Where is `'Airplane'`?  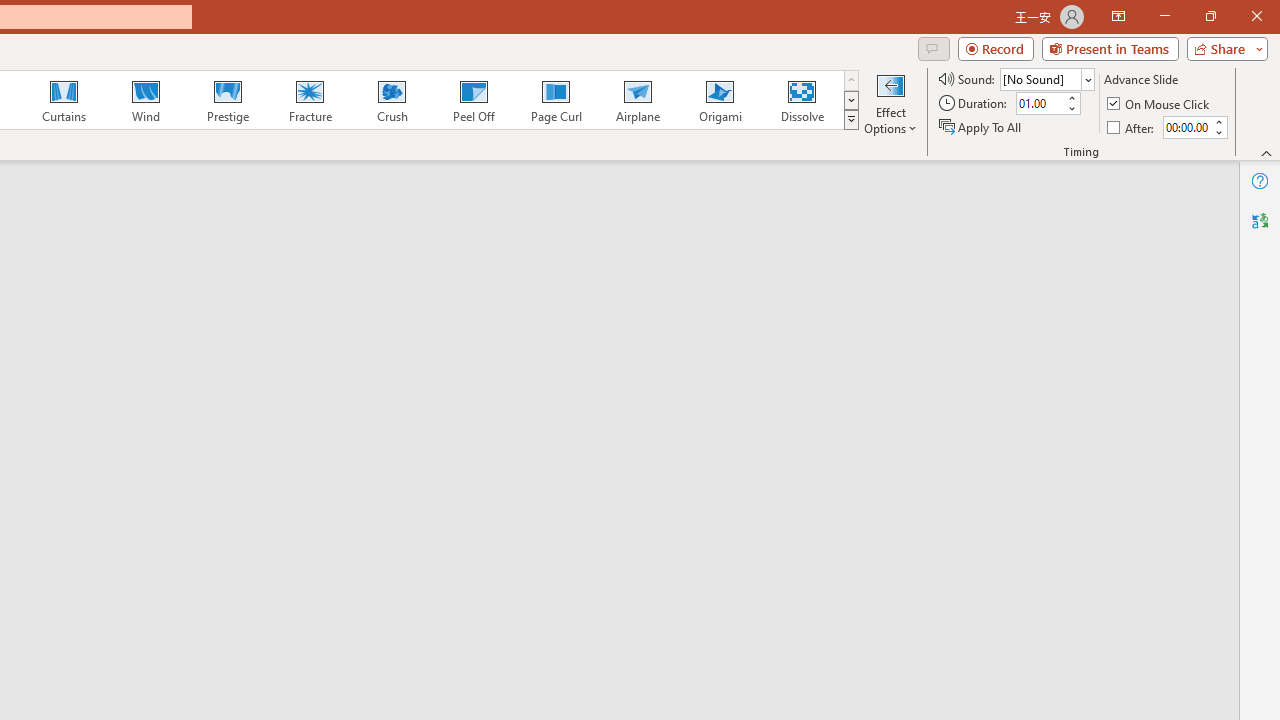
'Airplane' is located at coordinates (636, 100).